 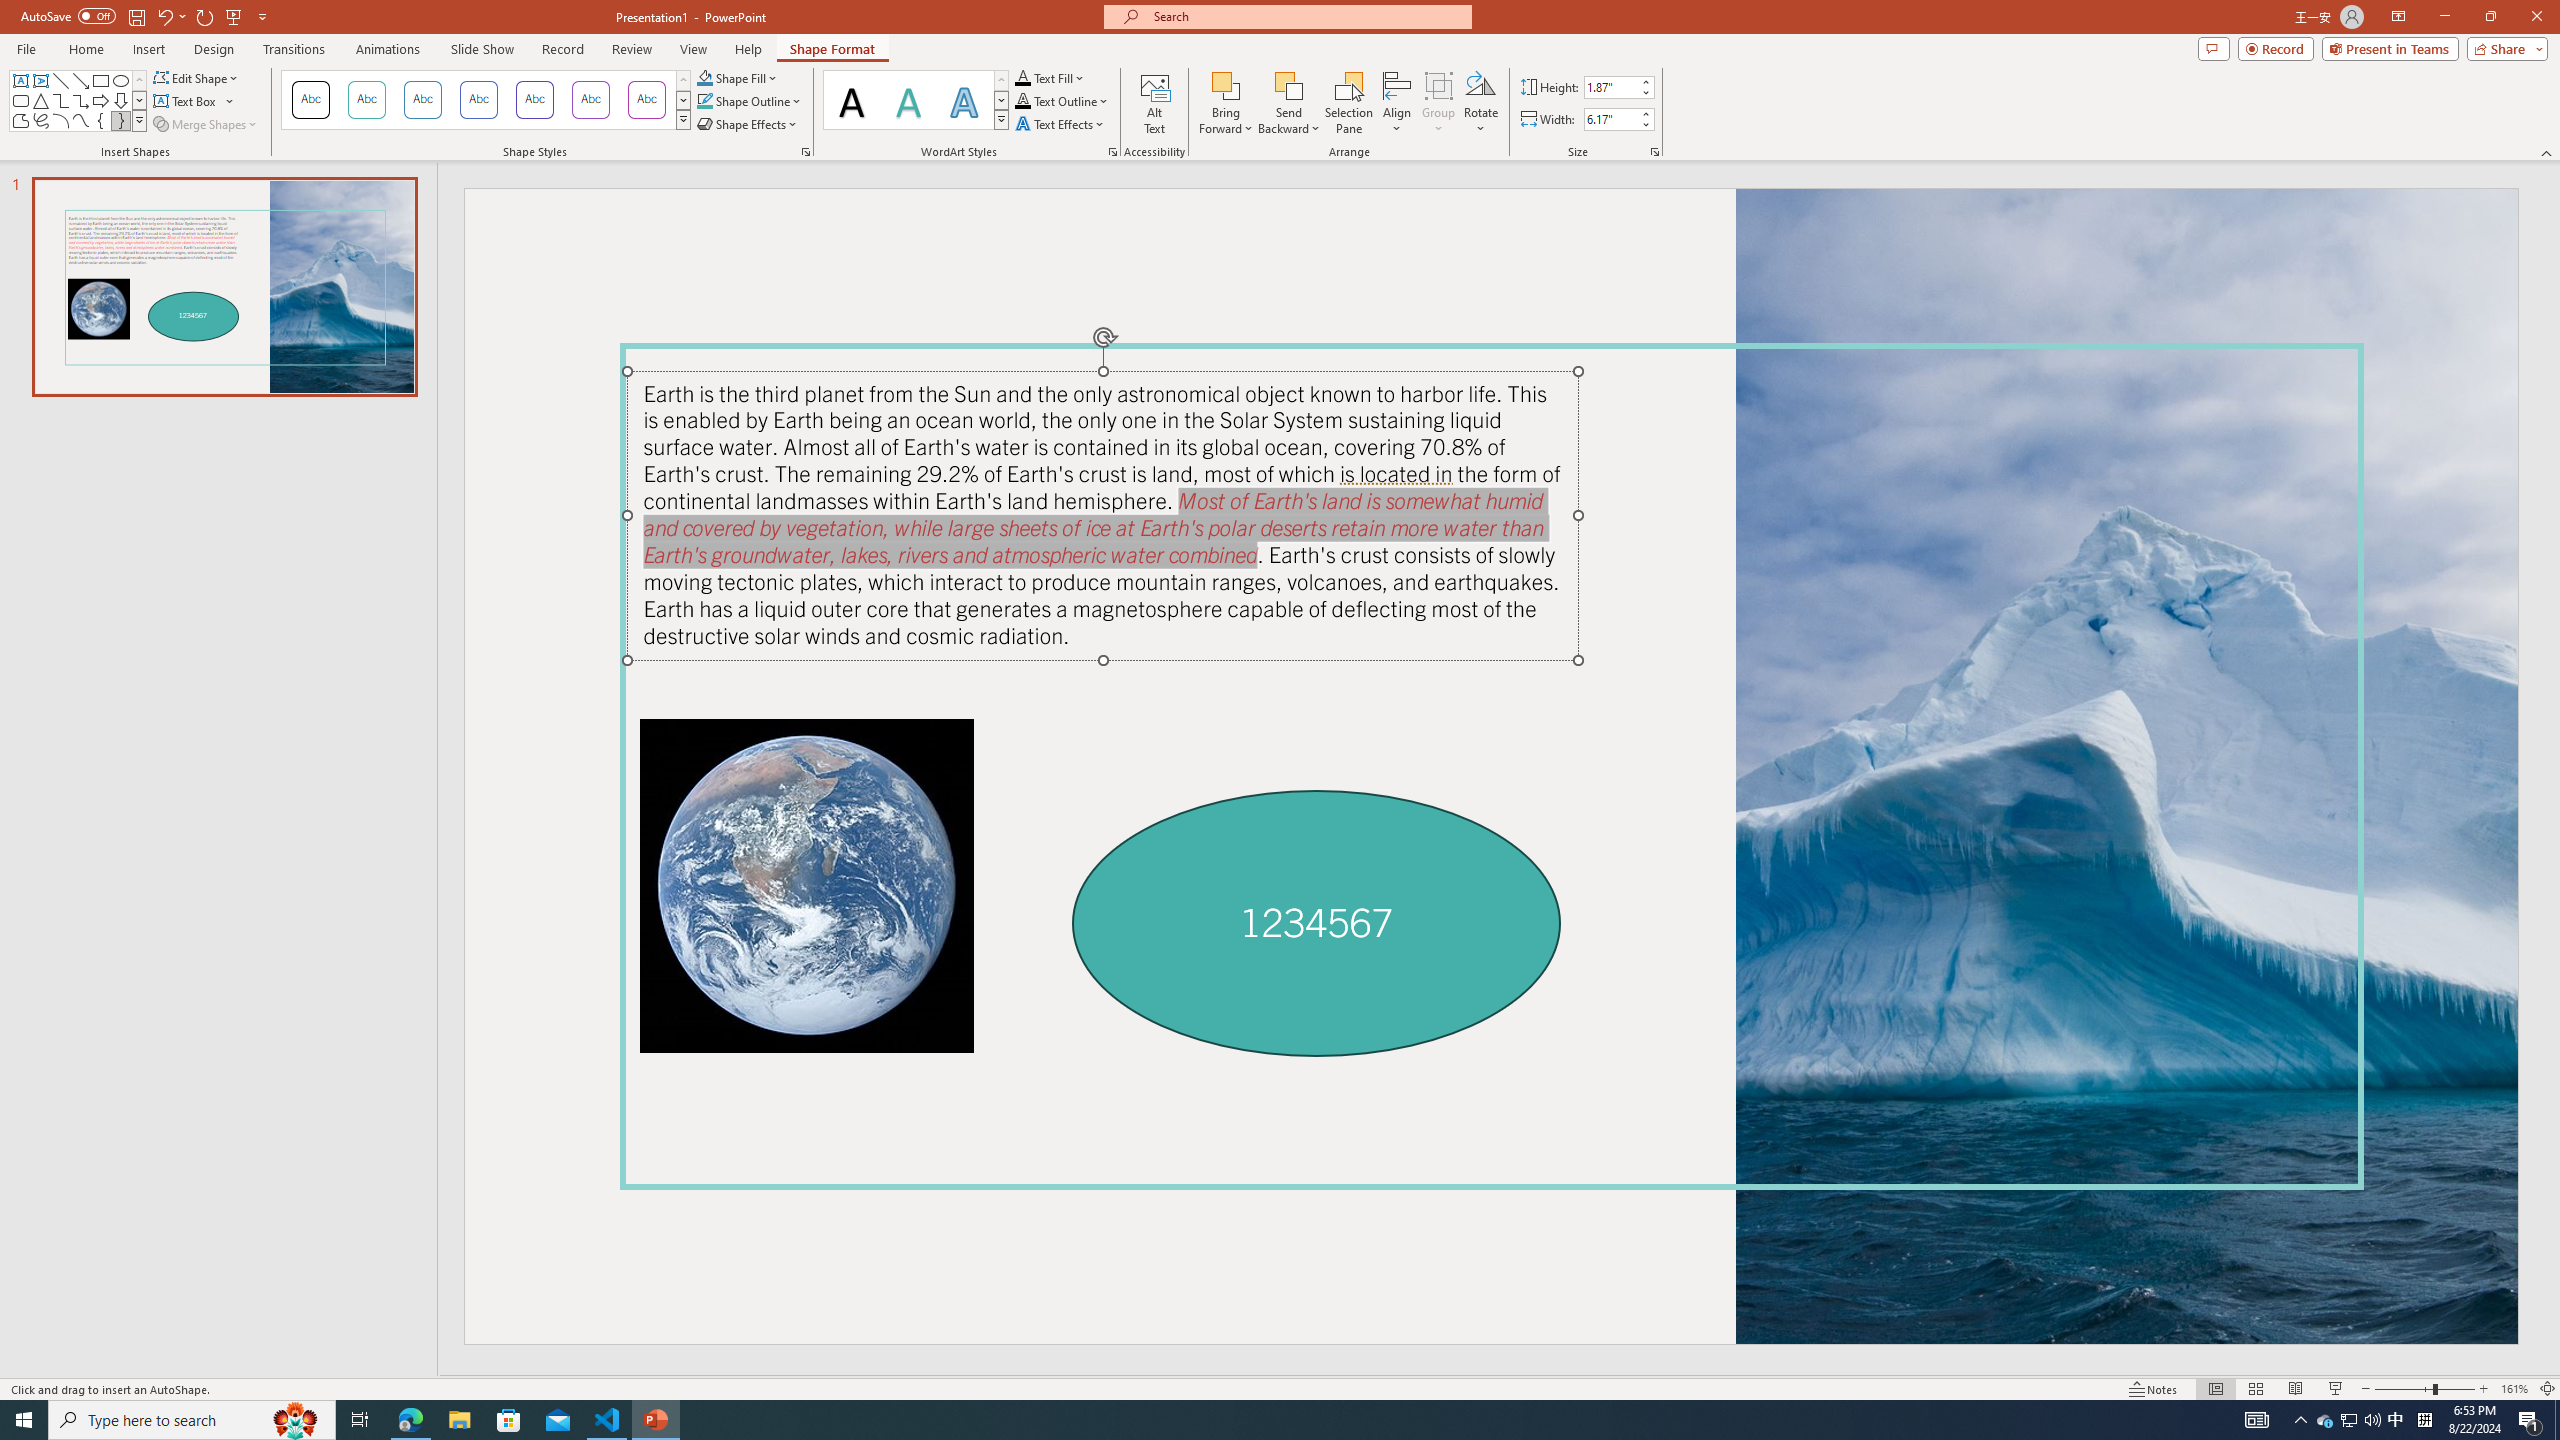 I want to click on 'Align', so click(x=1397, y=103).